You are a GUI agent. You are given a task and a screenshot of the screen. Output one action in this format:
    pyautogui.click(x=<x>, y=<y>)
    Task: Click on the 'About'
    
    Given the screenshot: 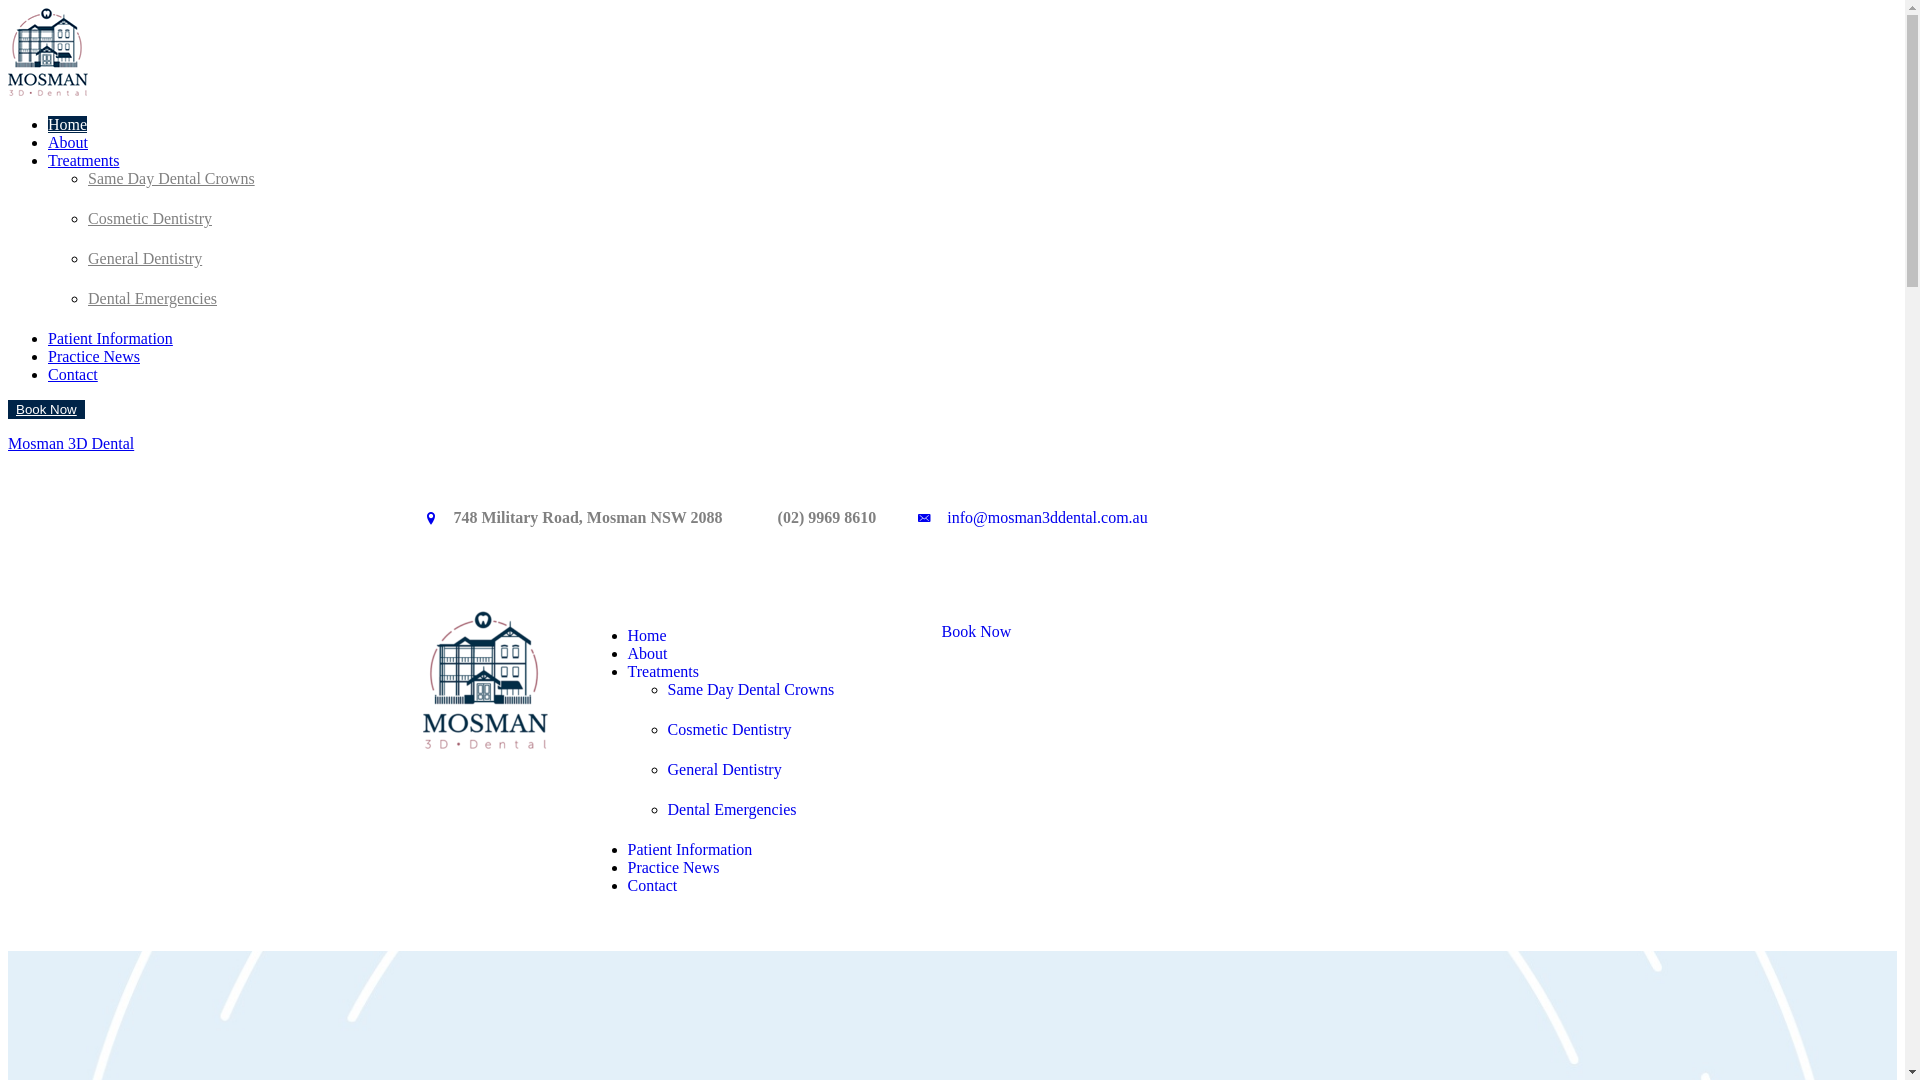 What is the action you would take?
    pyautogui.click(x=627, y=653)
    